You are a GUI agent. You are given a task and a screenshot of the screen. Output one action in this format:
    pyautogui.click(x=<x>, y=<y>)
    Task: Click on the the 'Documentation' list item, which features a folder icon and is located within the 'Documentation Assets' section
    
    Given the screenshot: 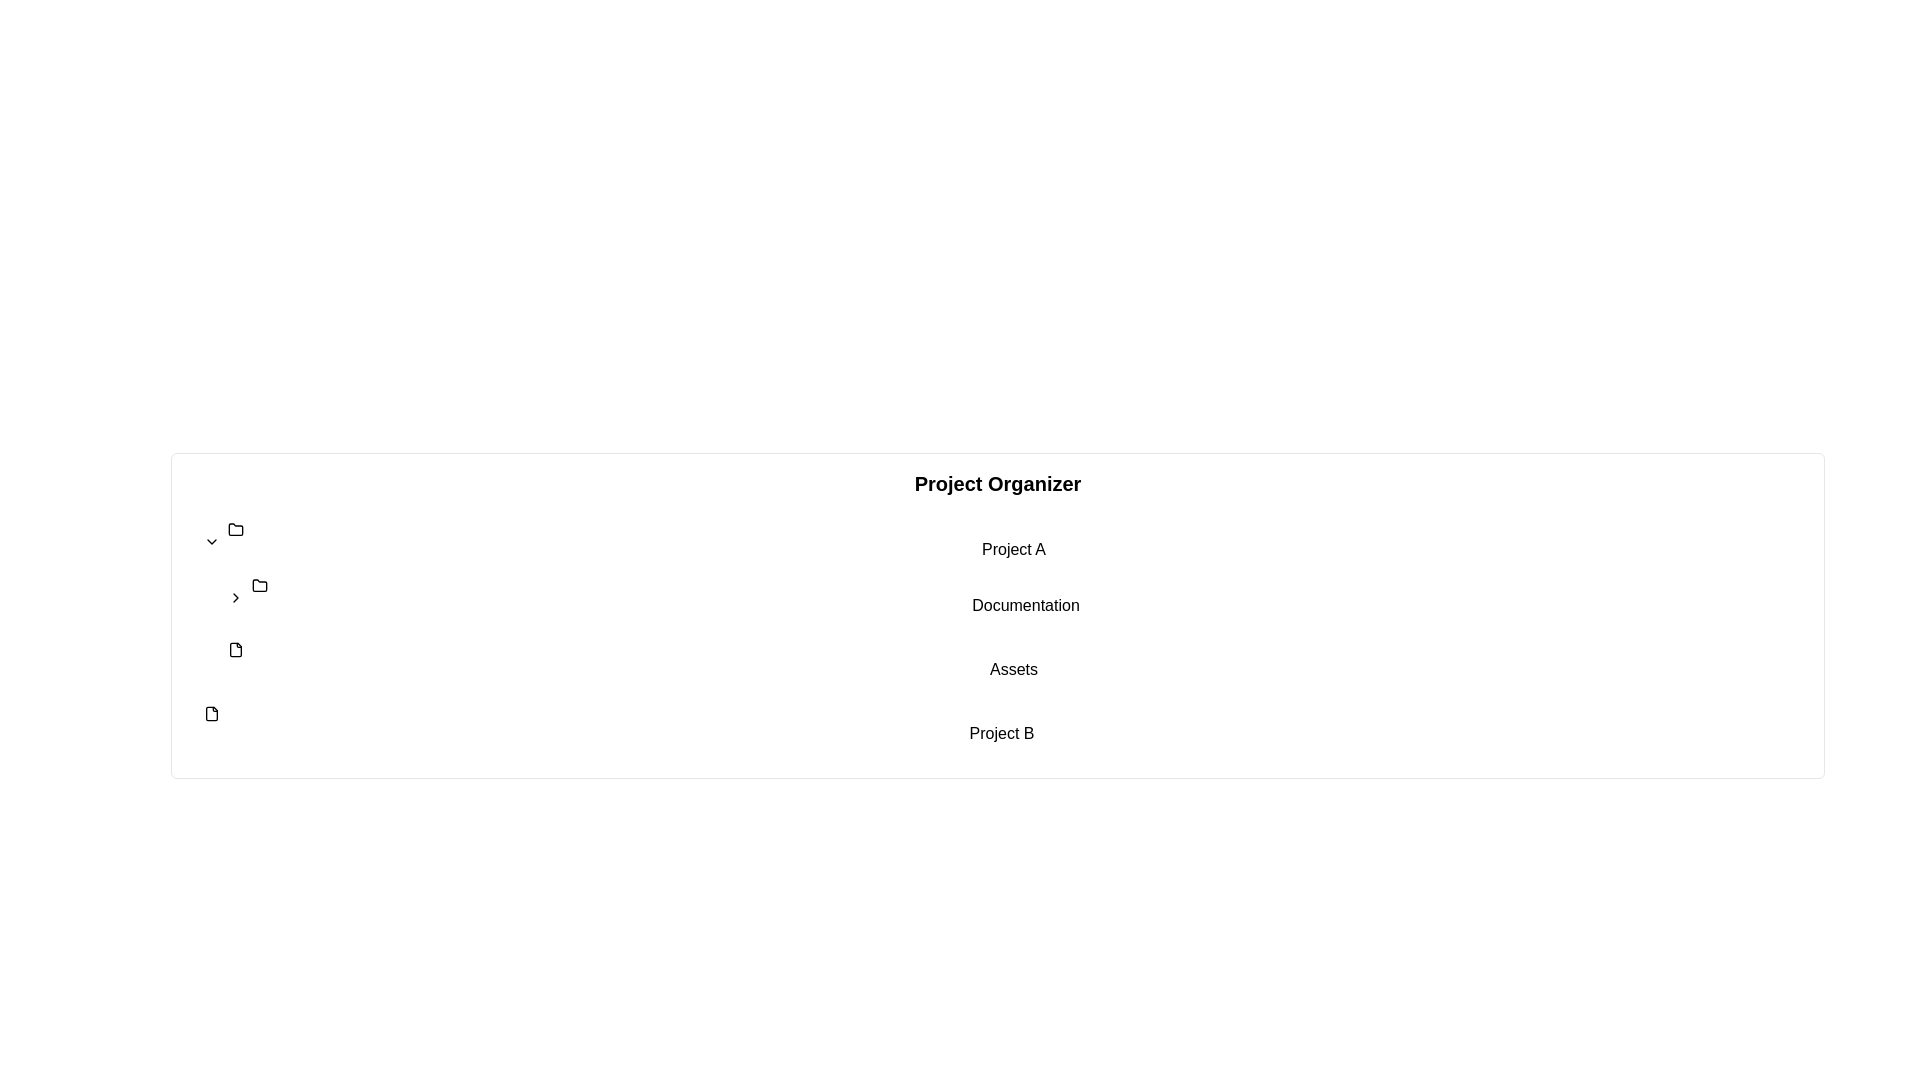 What is the action you would take?
    pyautogui.click(x=1013, y=596)
    